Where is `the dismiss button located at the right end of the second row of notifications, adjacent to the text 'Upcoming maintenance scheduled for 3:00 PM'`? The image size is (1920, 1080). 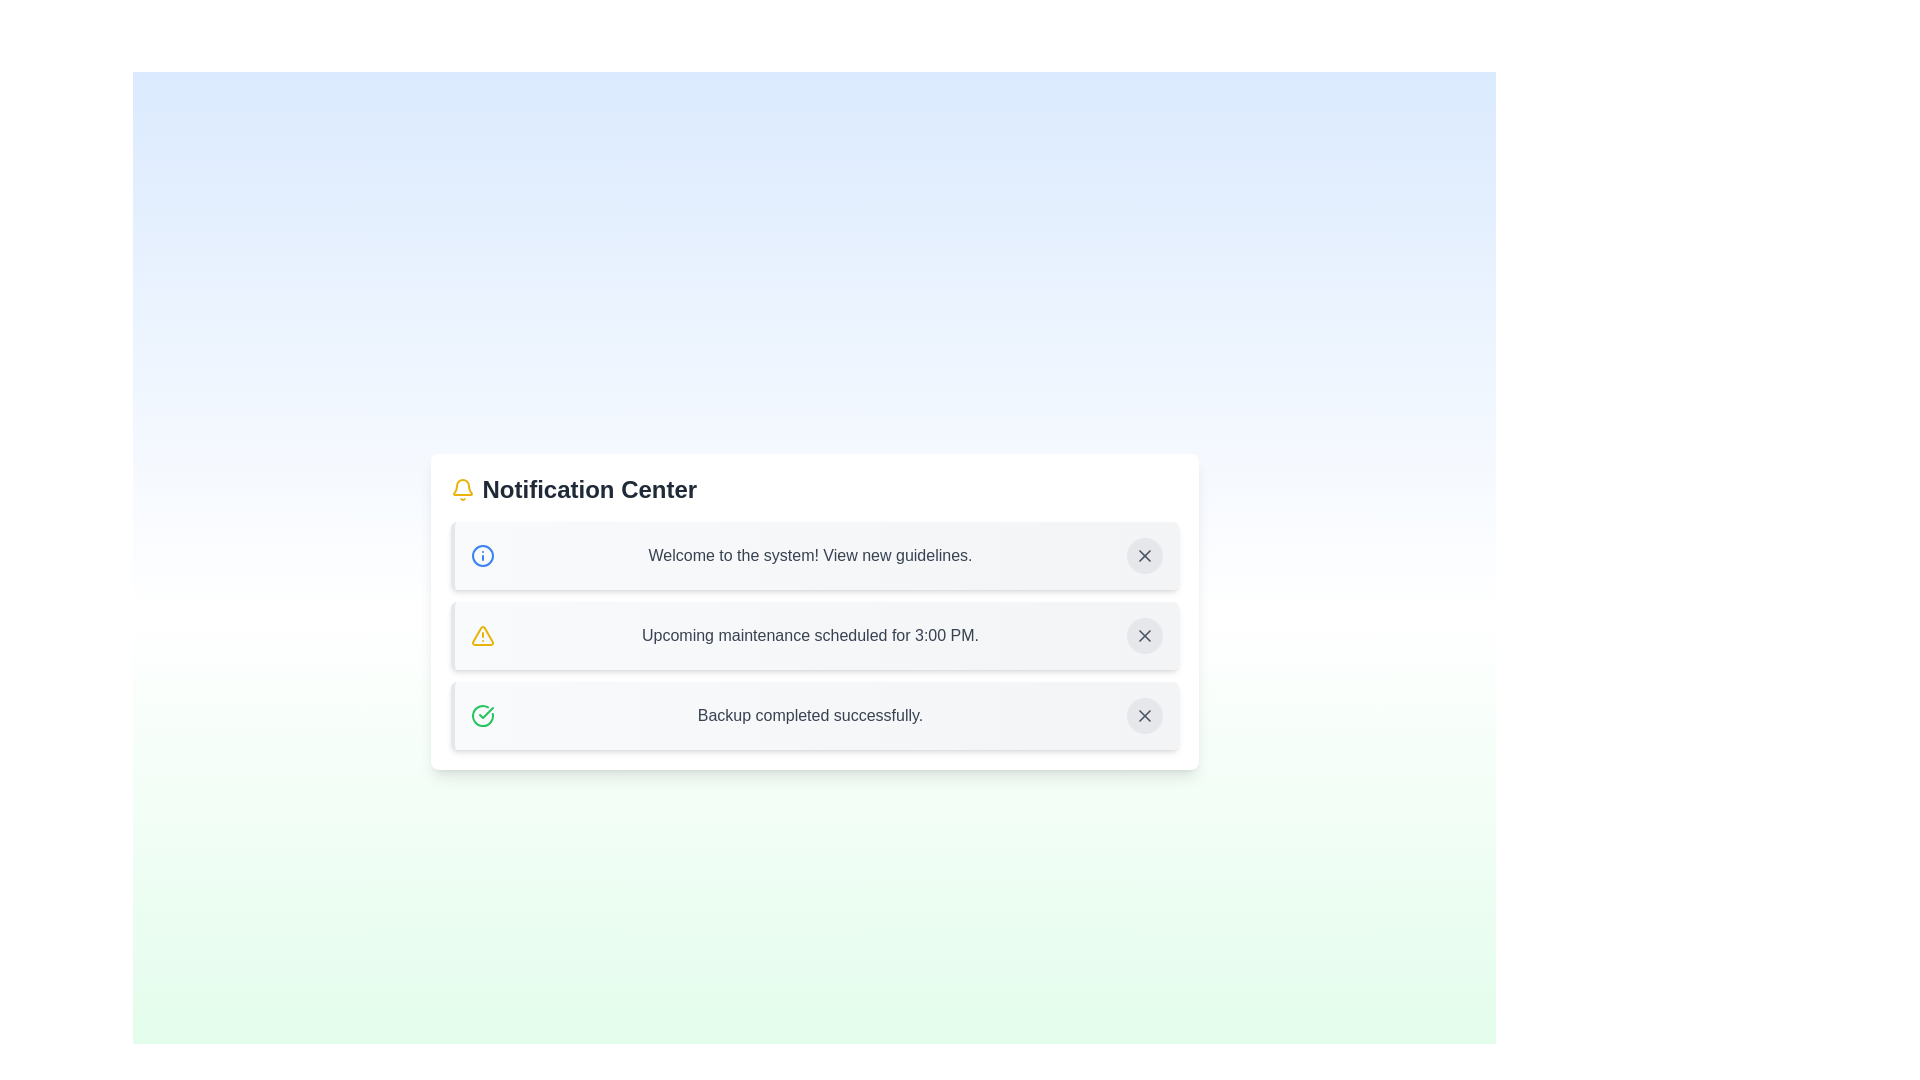
the dismiss button located at the right end of the second row of notifications, adjacent to the text 'Upcoming maintenance scheduled for 3:00 PM' is located at coordinates (1144, 636).